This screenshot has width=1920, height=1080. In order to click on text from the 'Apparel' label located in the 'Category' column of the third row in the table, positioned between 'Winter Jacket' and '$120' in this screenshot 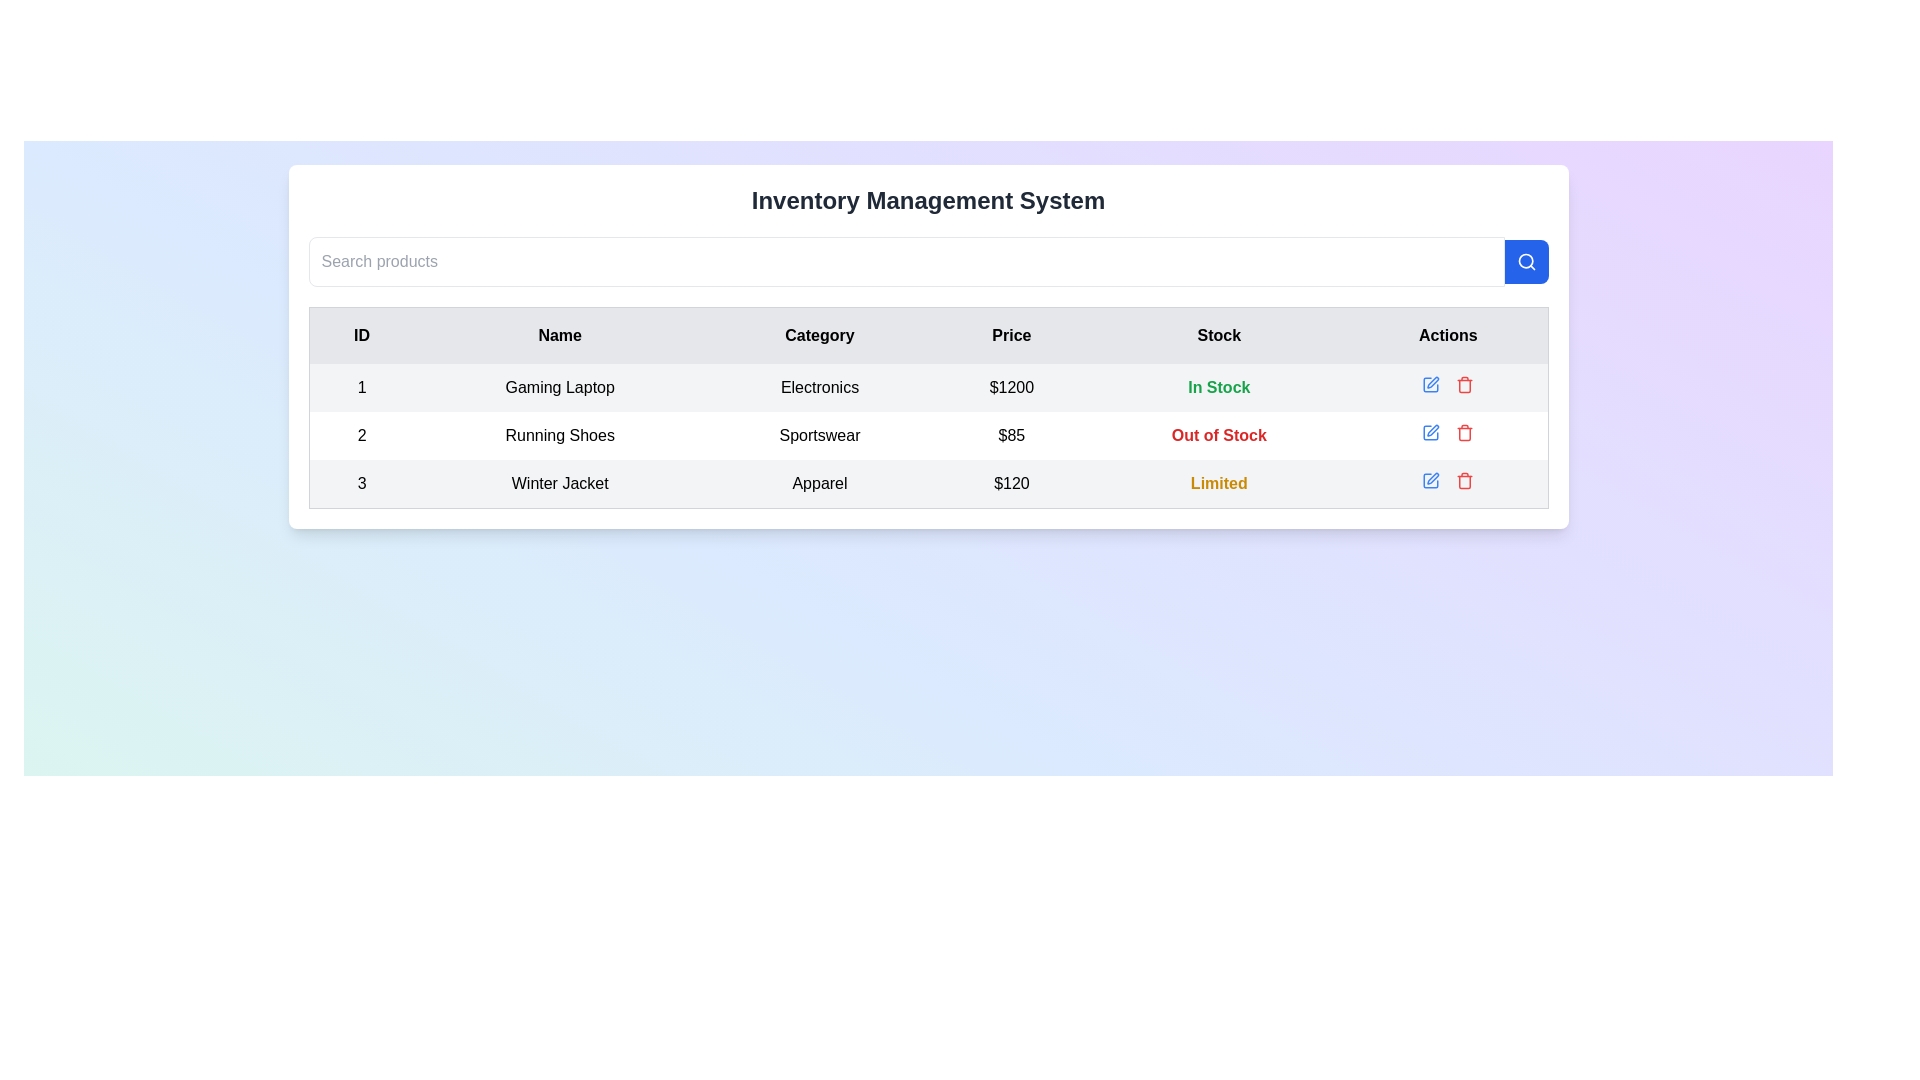, I will do `click(820, 483)`.